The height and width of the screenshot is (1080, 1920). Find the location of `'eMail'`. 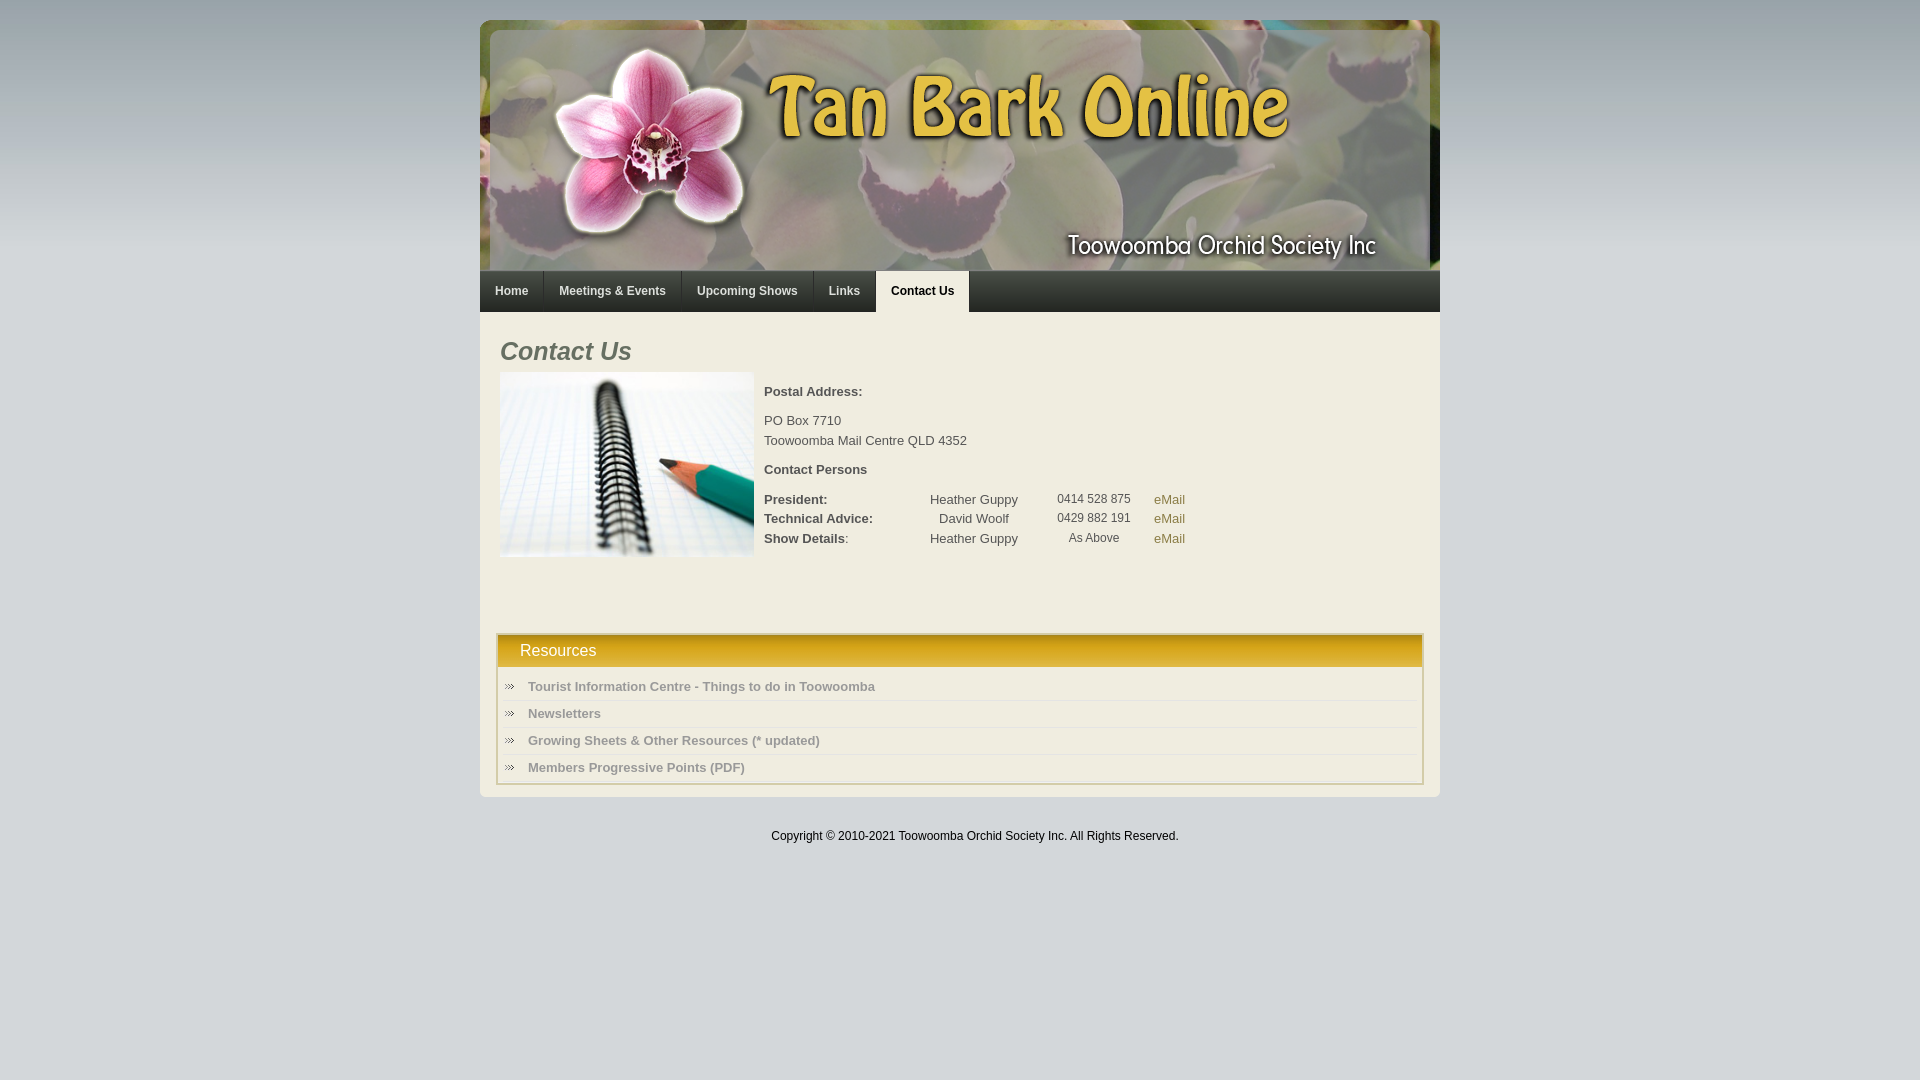

'eMail' is located at coordinates (1169, 517).